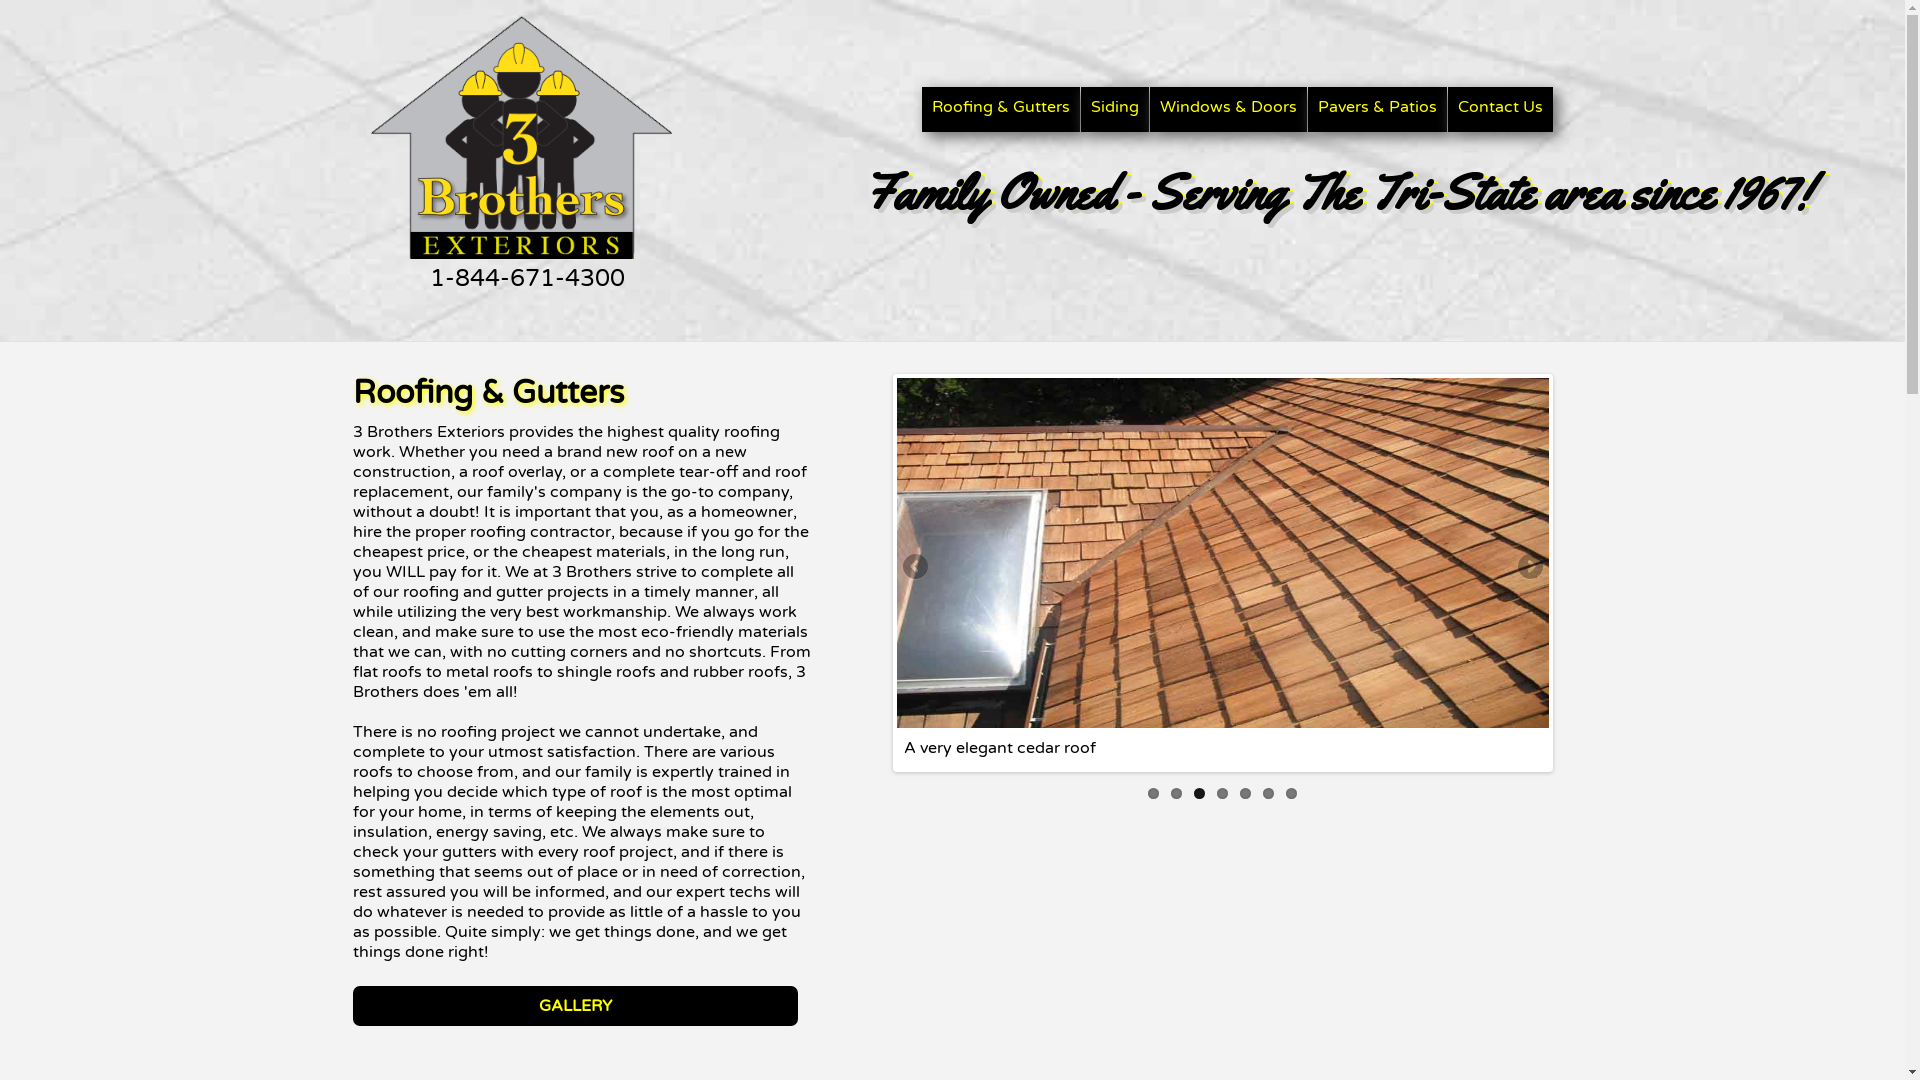 The image size is (1920, 1080). What do you see at coordinates (1176, 792) in the screenshot?
I see `'2'` at bounding box center [1176, 792].